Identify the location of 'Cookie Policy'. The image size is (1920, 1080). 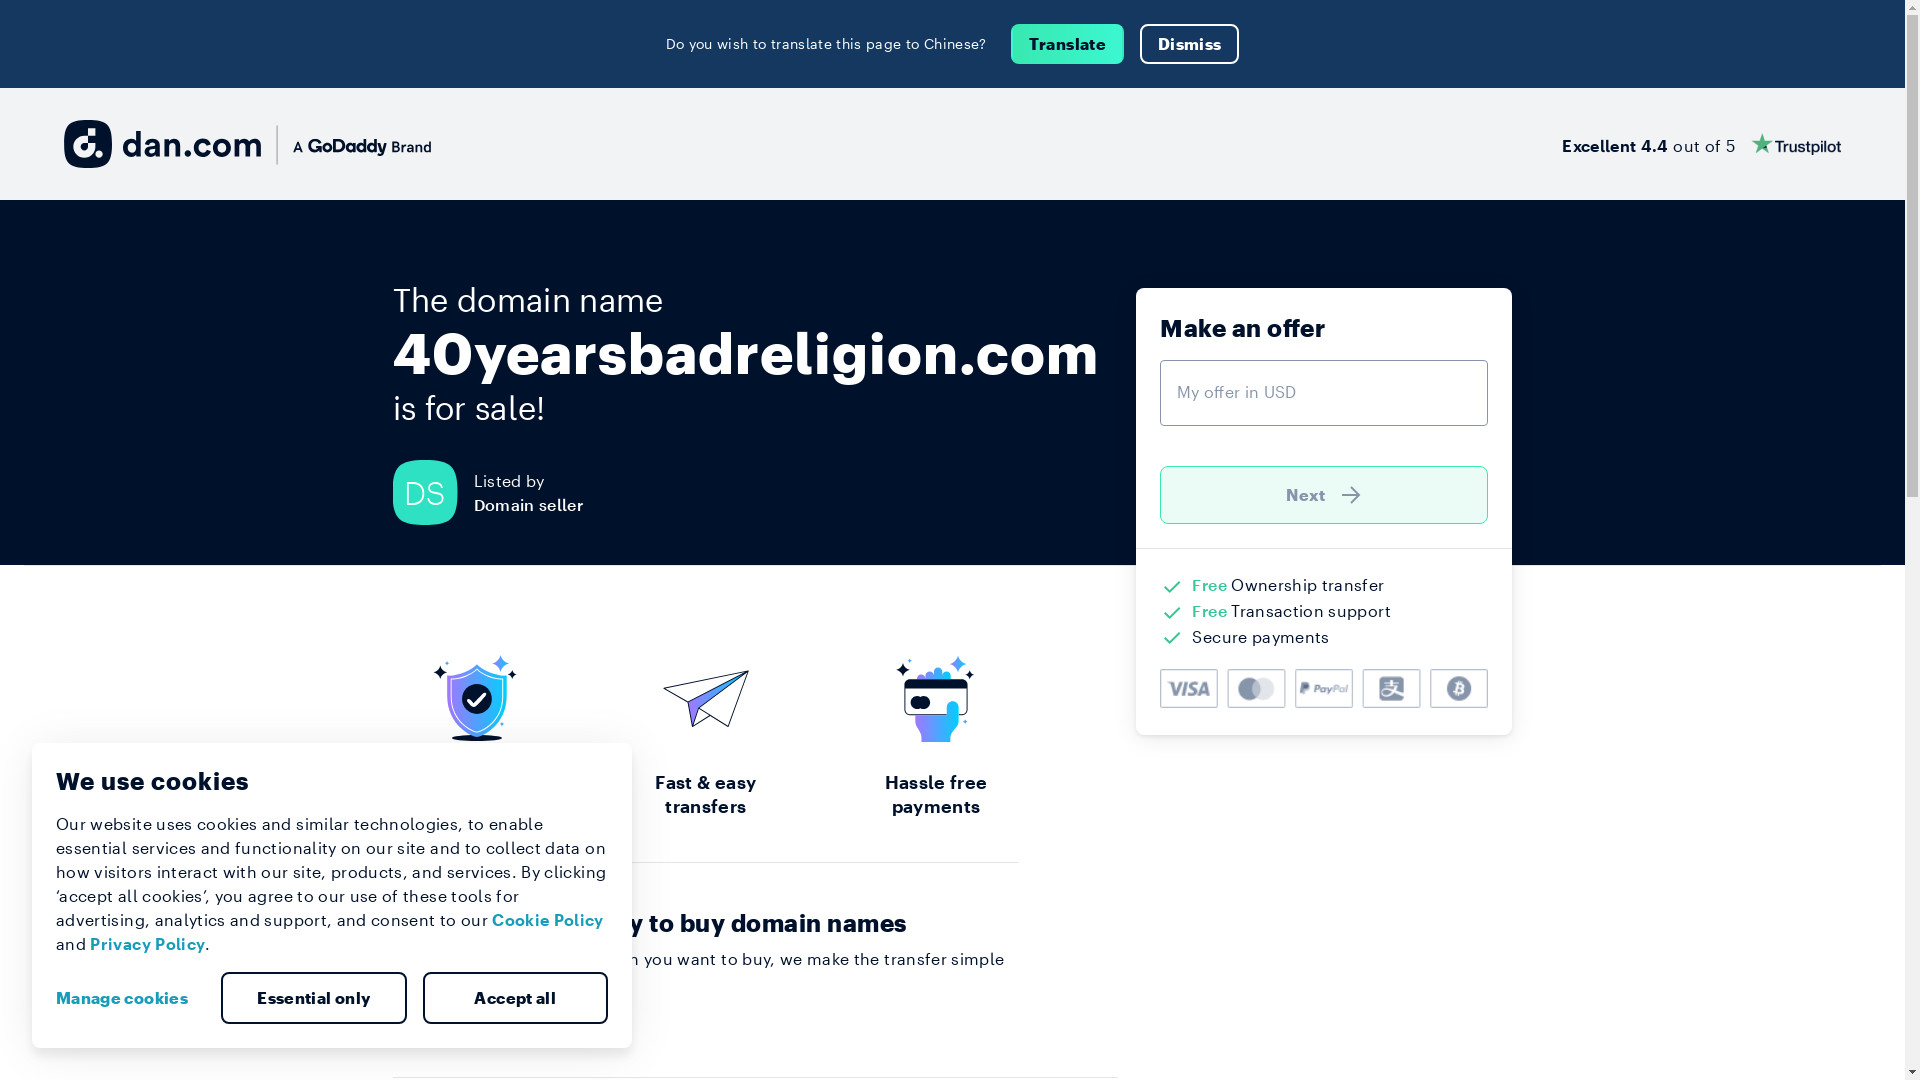
(547, 919).